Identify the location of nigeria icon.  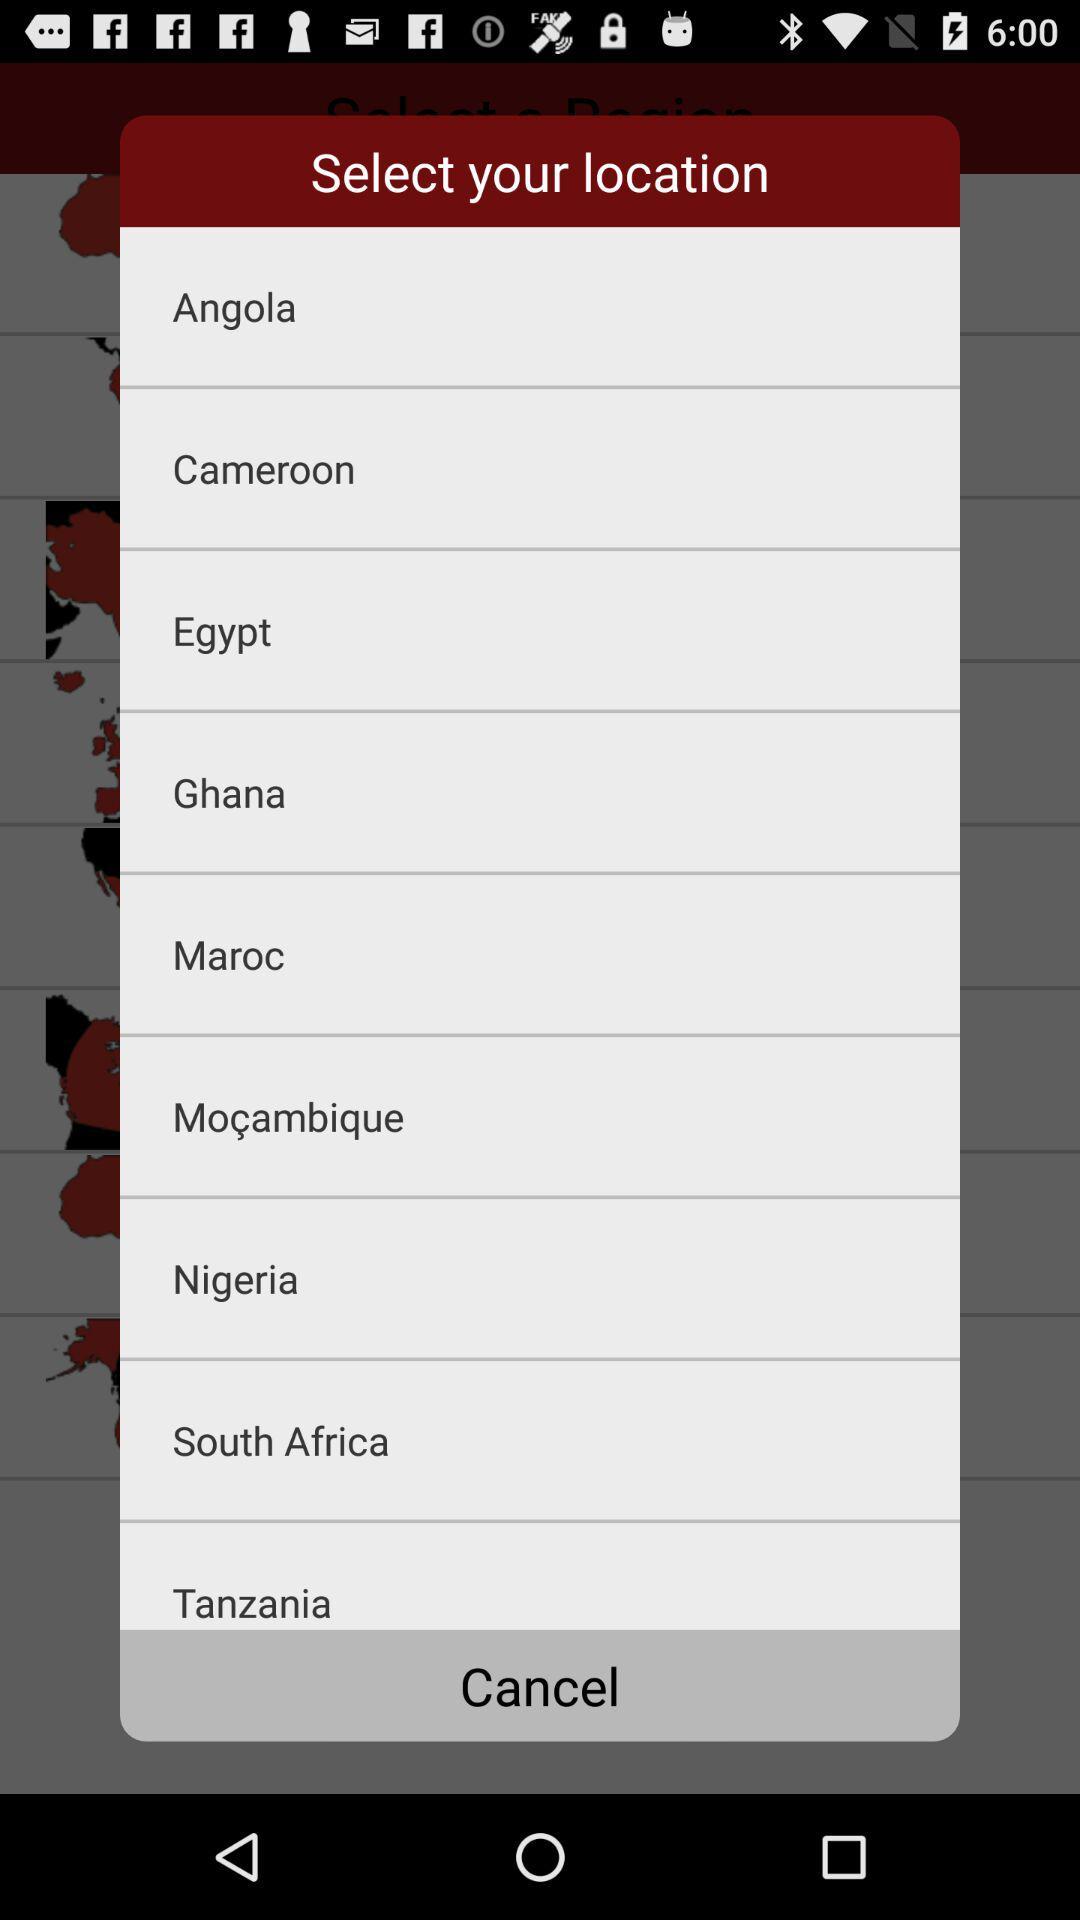
(566, 1277).